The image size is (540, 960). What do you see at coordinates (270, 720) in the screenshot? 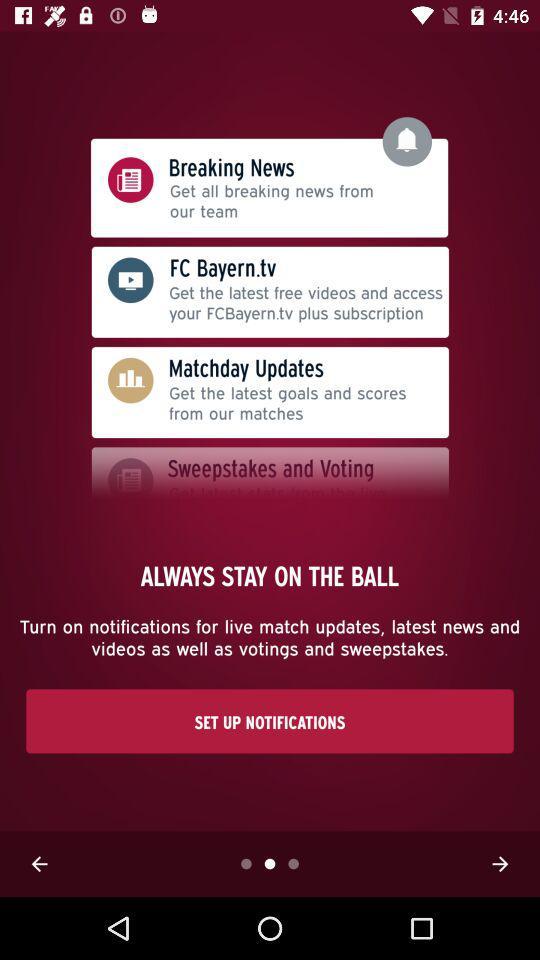
I see `set up notifications item` at bounding box center [270, 720].